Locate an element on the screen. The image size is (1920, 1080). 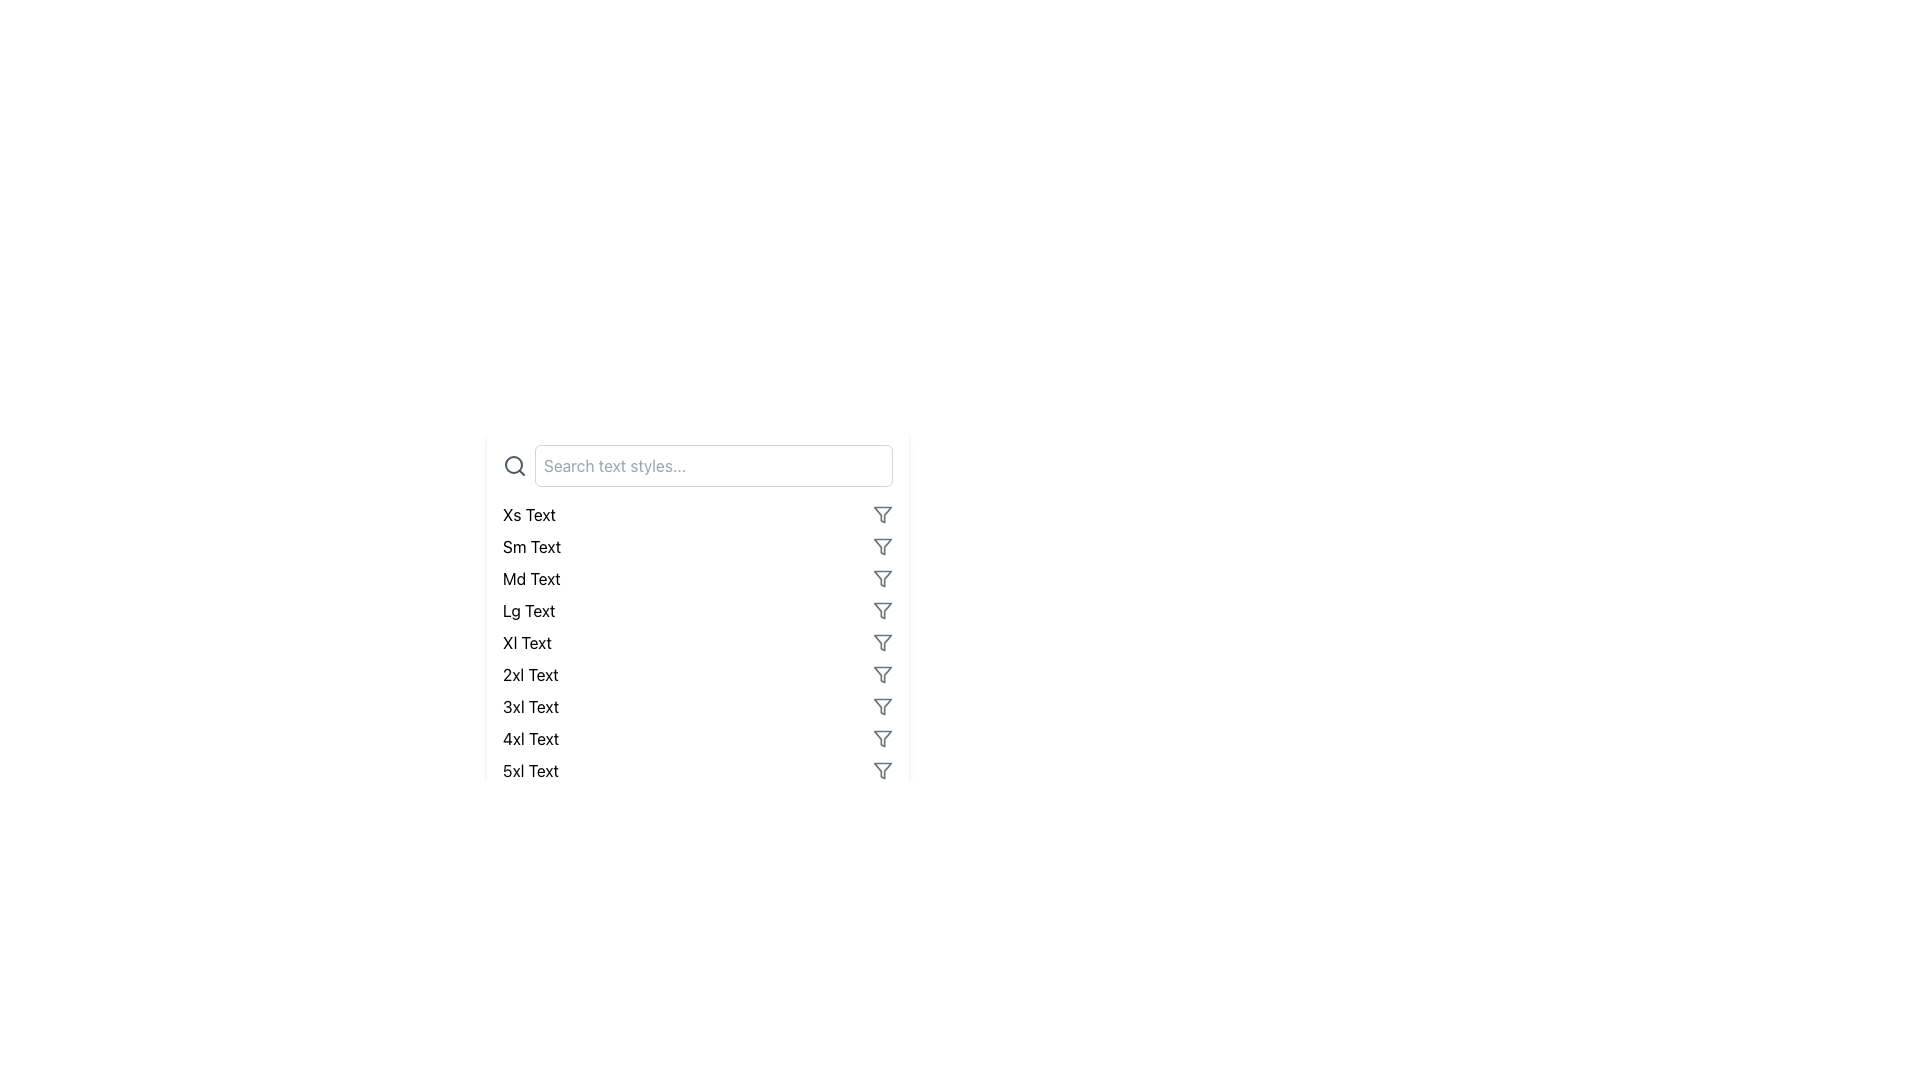
the downward-pointing triangular icon located to the right of the 'Xl Text' list item is located at coordinates (882, 643).